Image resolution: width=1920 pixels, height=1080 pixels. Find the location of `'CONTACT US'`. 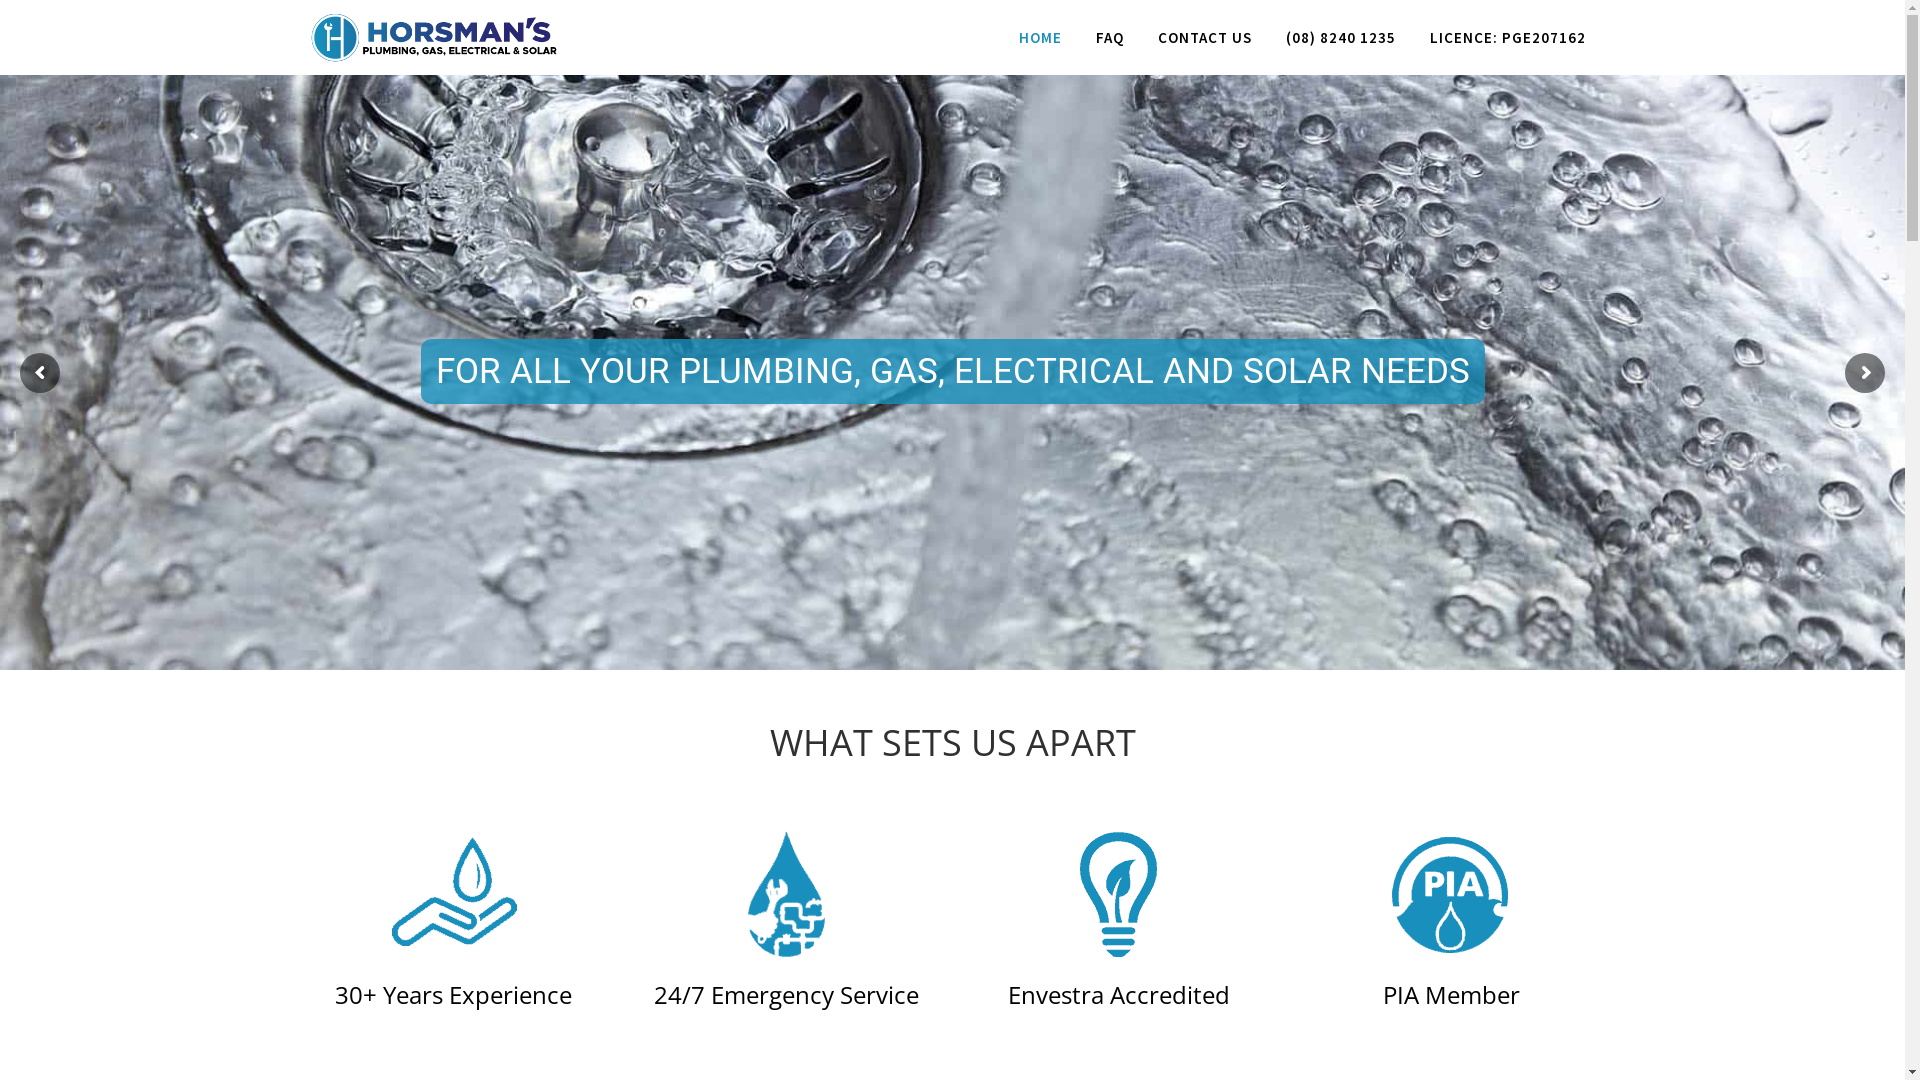

'CONTACT US' is located at coordinates (1140, 37).